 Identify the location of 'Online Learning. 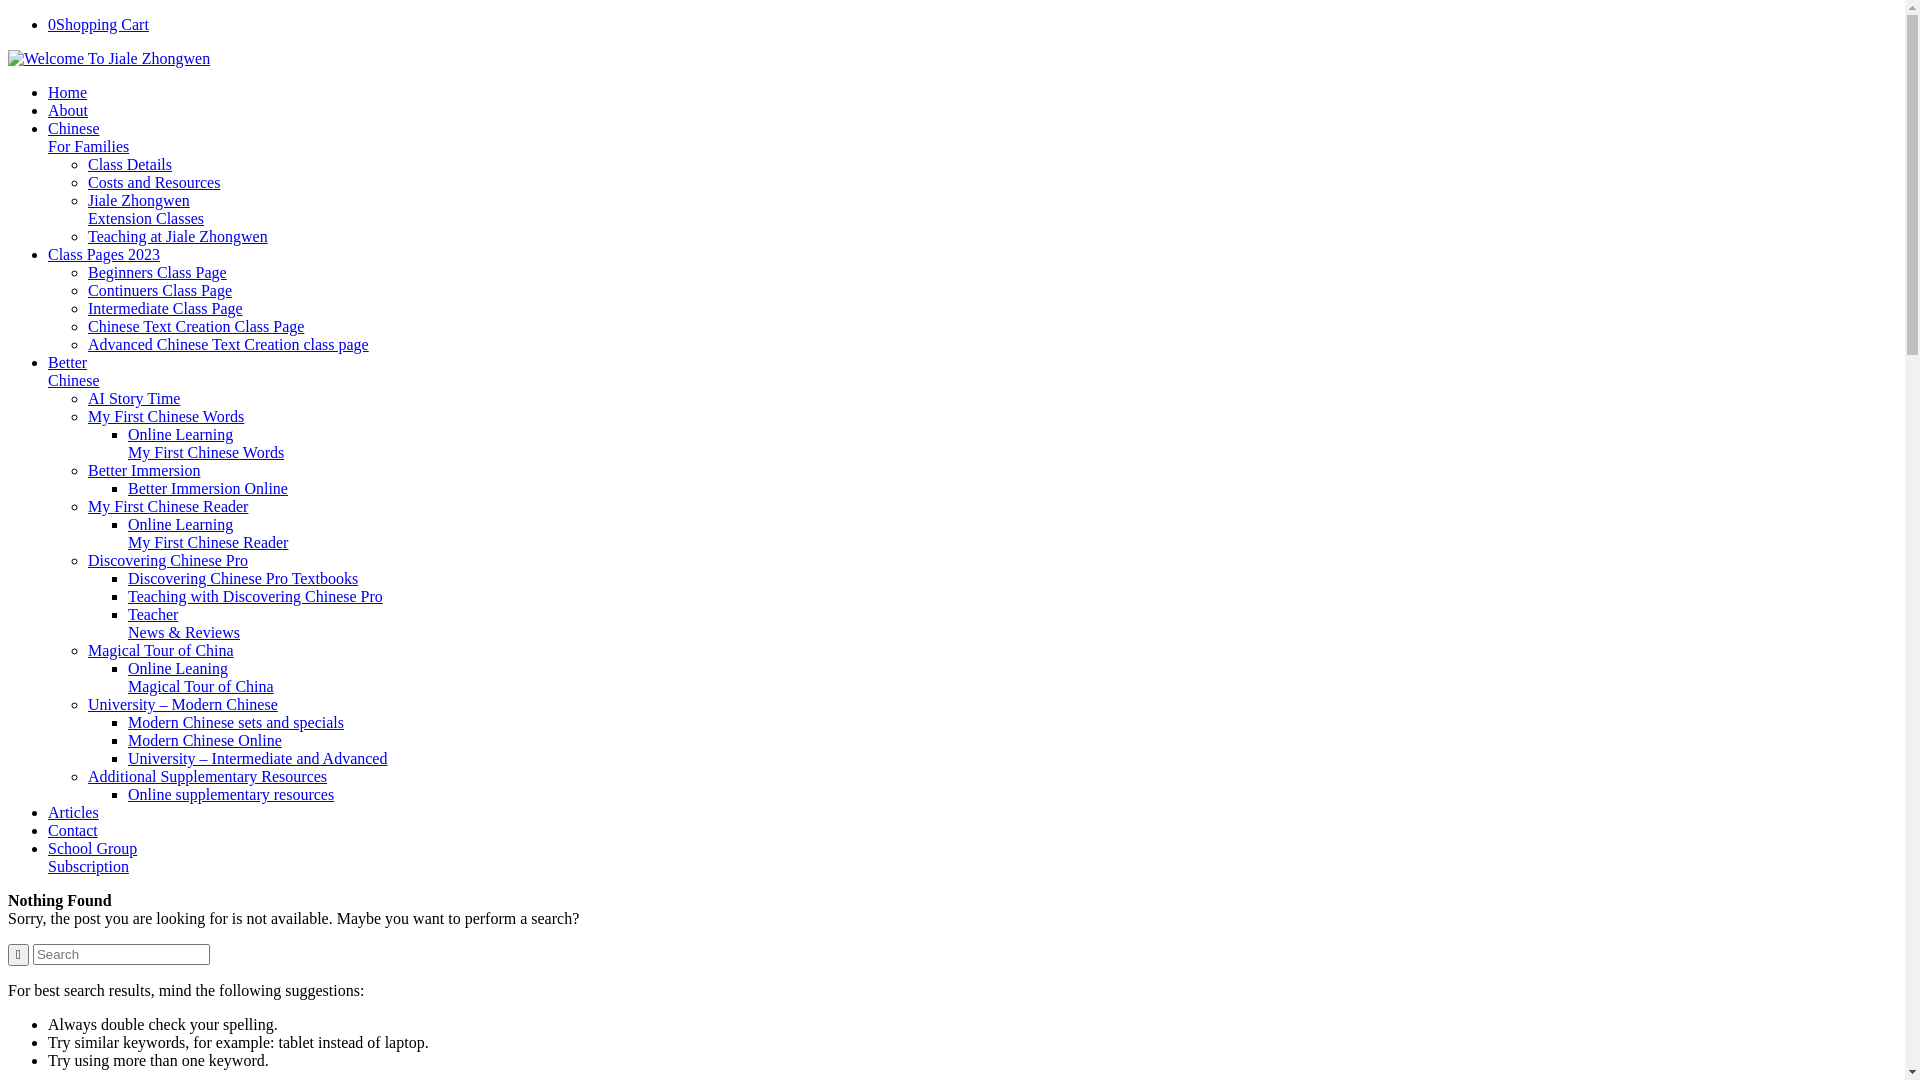
(206, 442).